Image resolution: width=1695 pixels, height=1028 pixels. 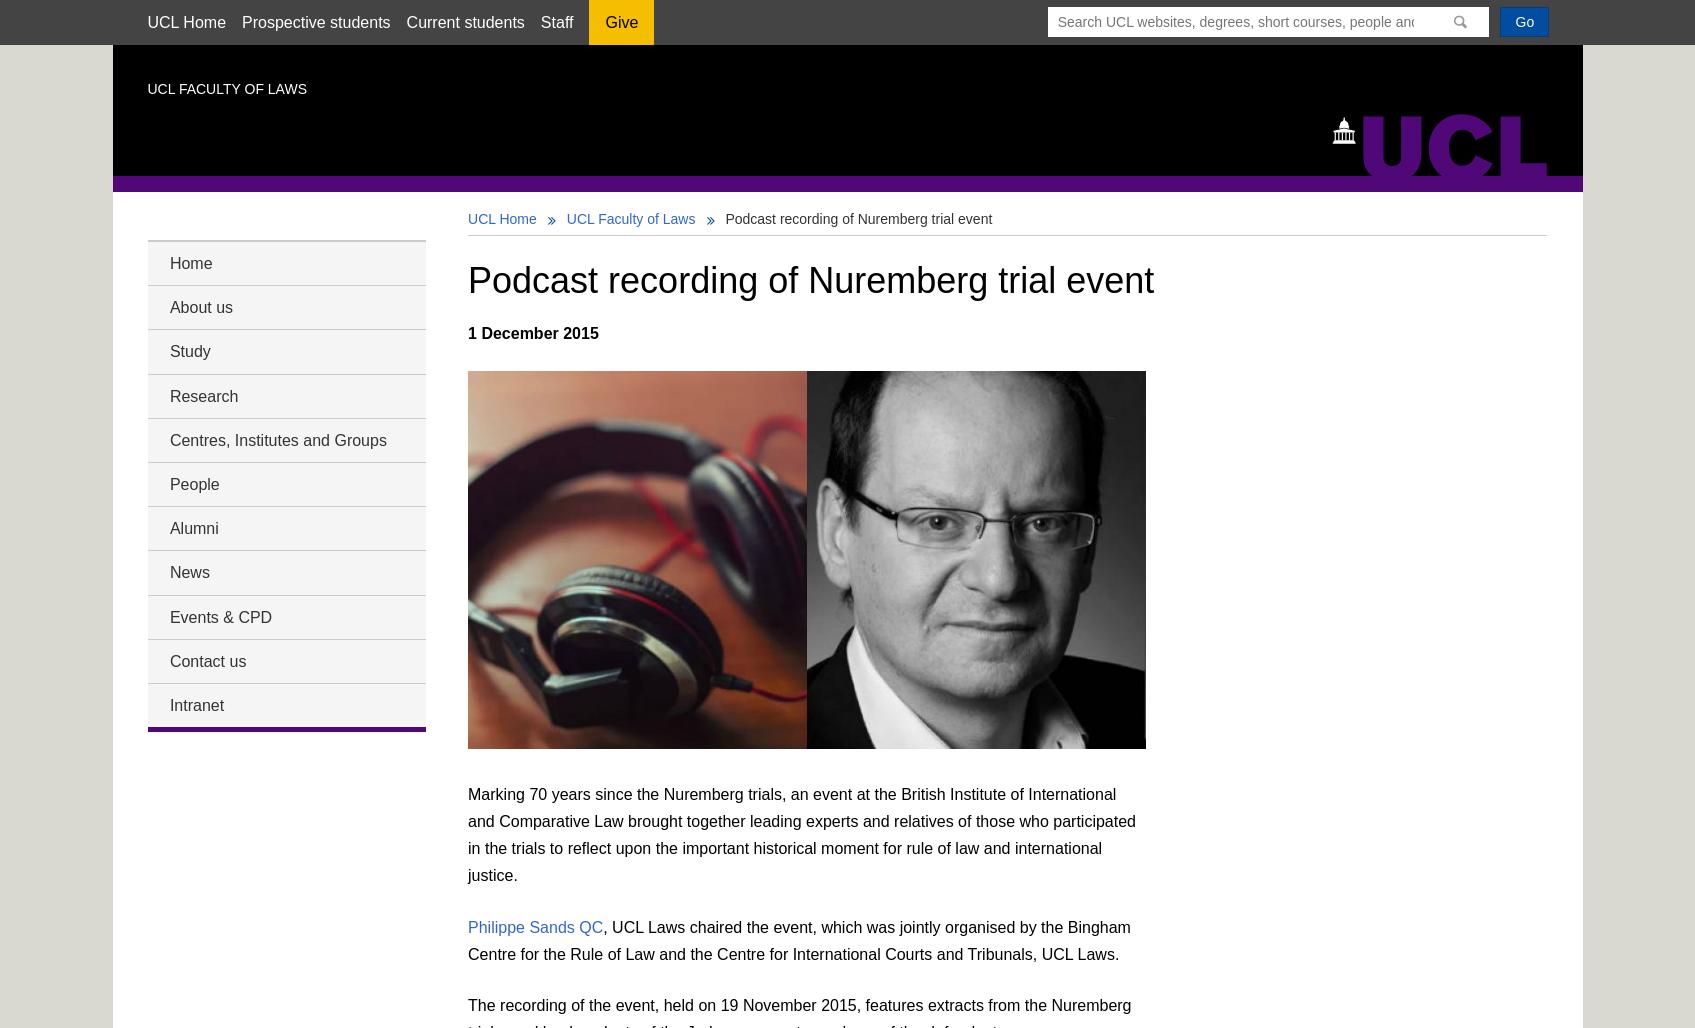 I want to click on 'Study', so click(x=189, y=350).